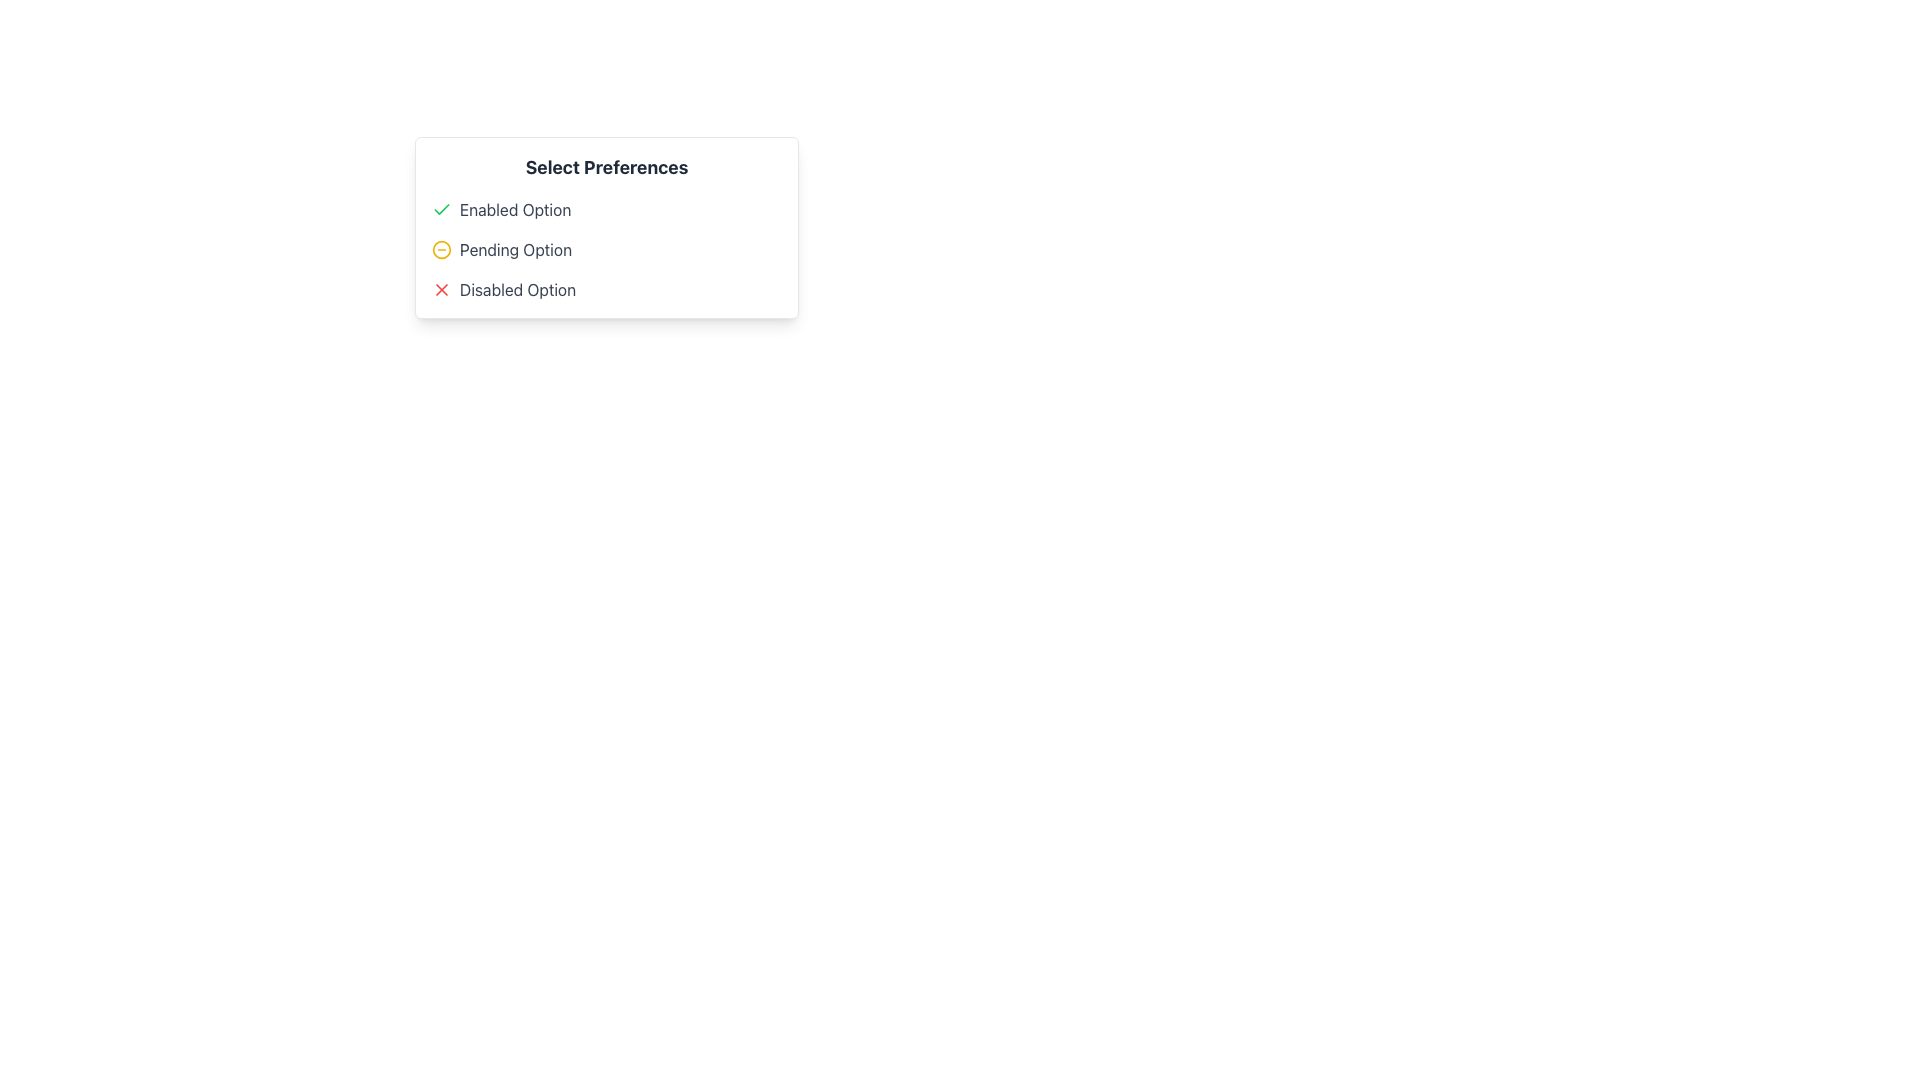 This screenshot has width=1920, height=1080. I want to click on the circular outline of the 'circle-minus' icon located to the left of the 'Pending Option' label in the preference selection area for status identification, so click(440, 249).